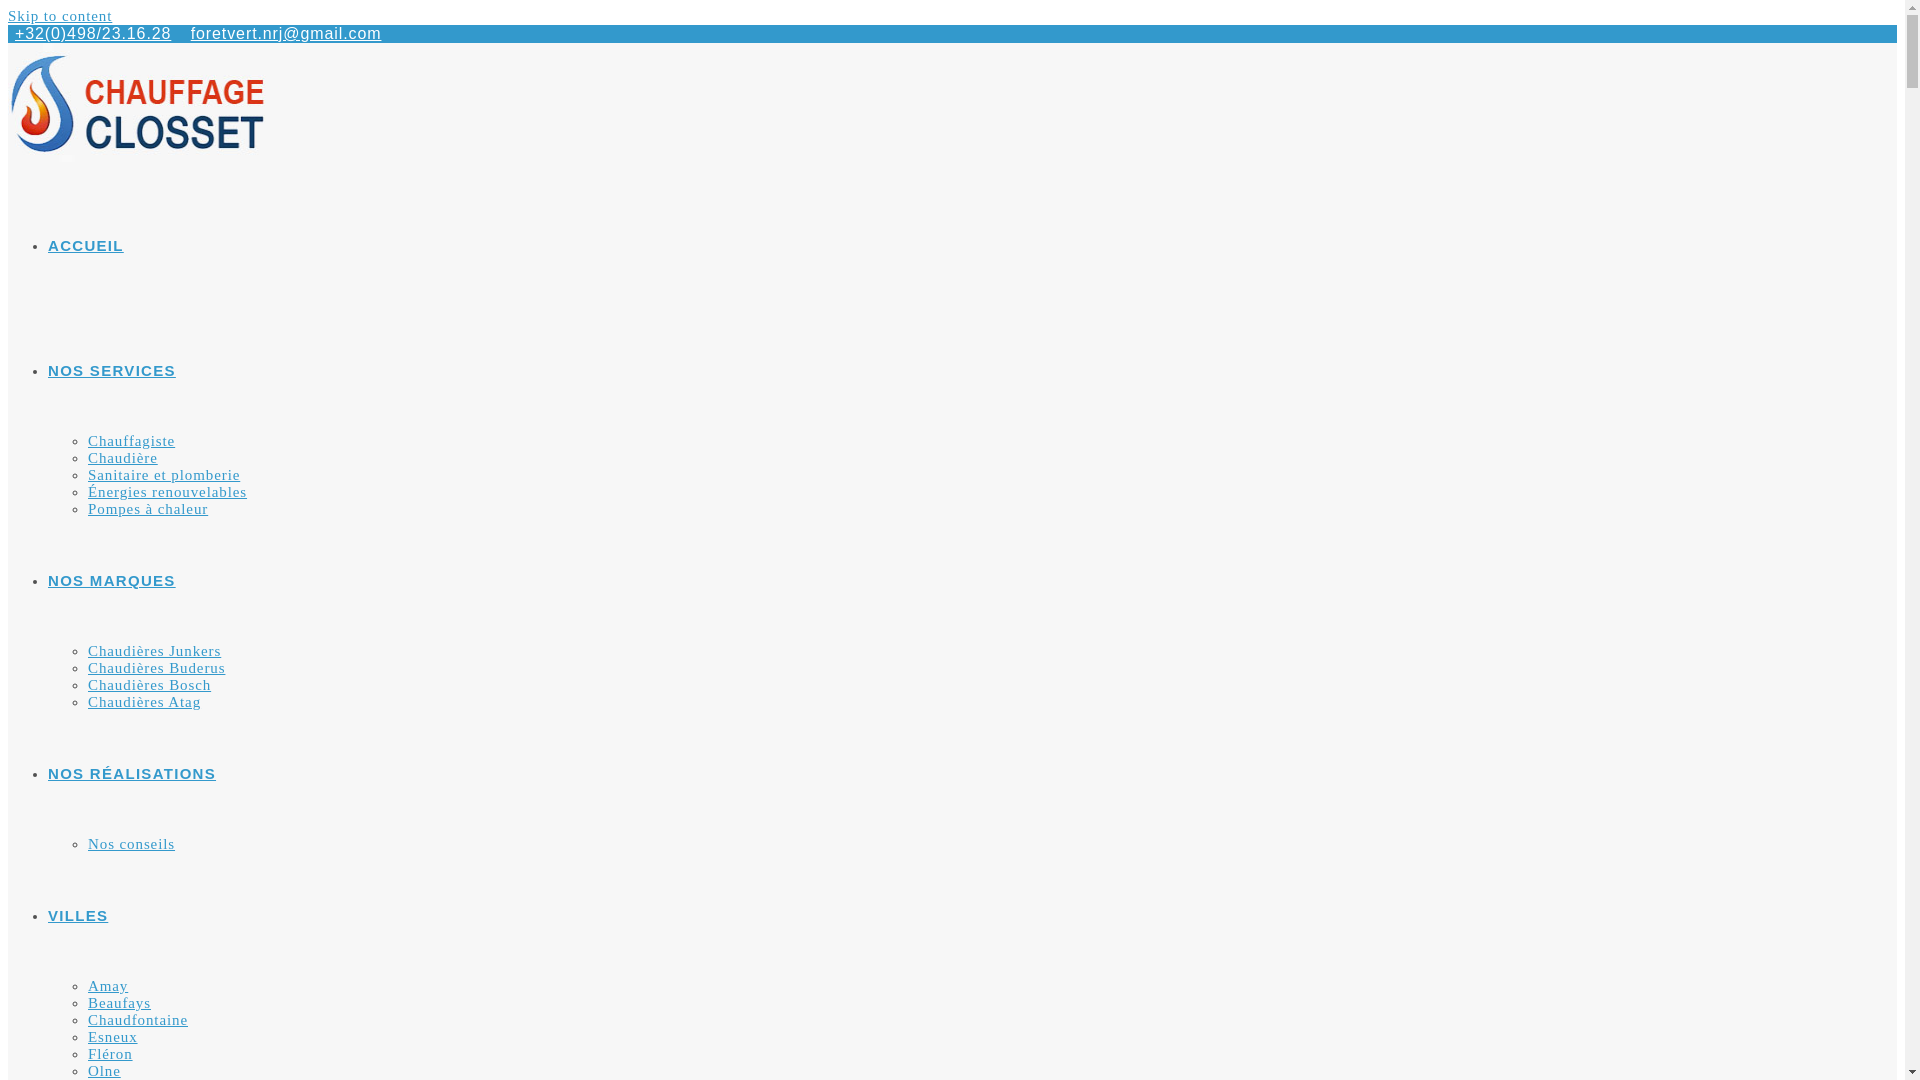 This screenshot has width=1920, height=1080. What do you see at coordinates (118, 1002) in the screenshot?
I see `'Beaufays'` at bounding box center [118, 1002].